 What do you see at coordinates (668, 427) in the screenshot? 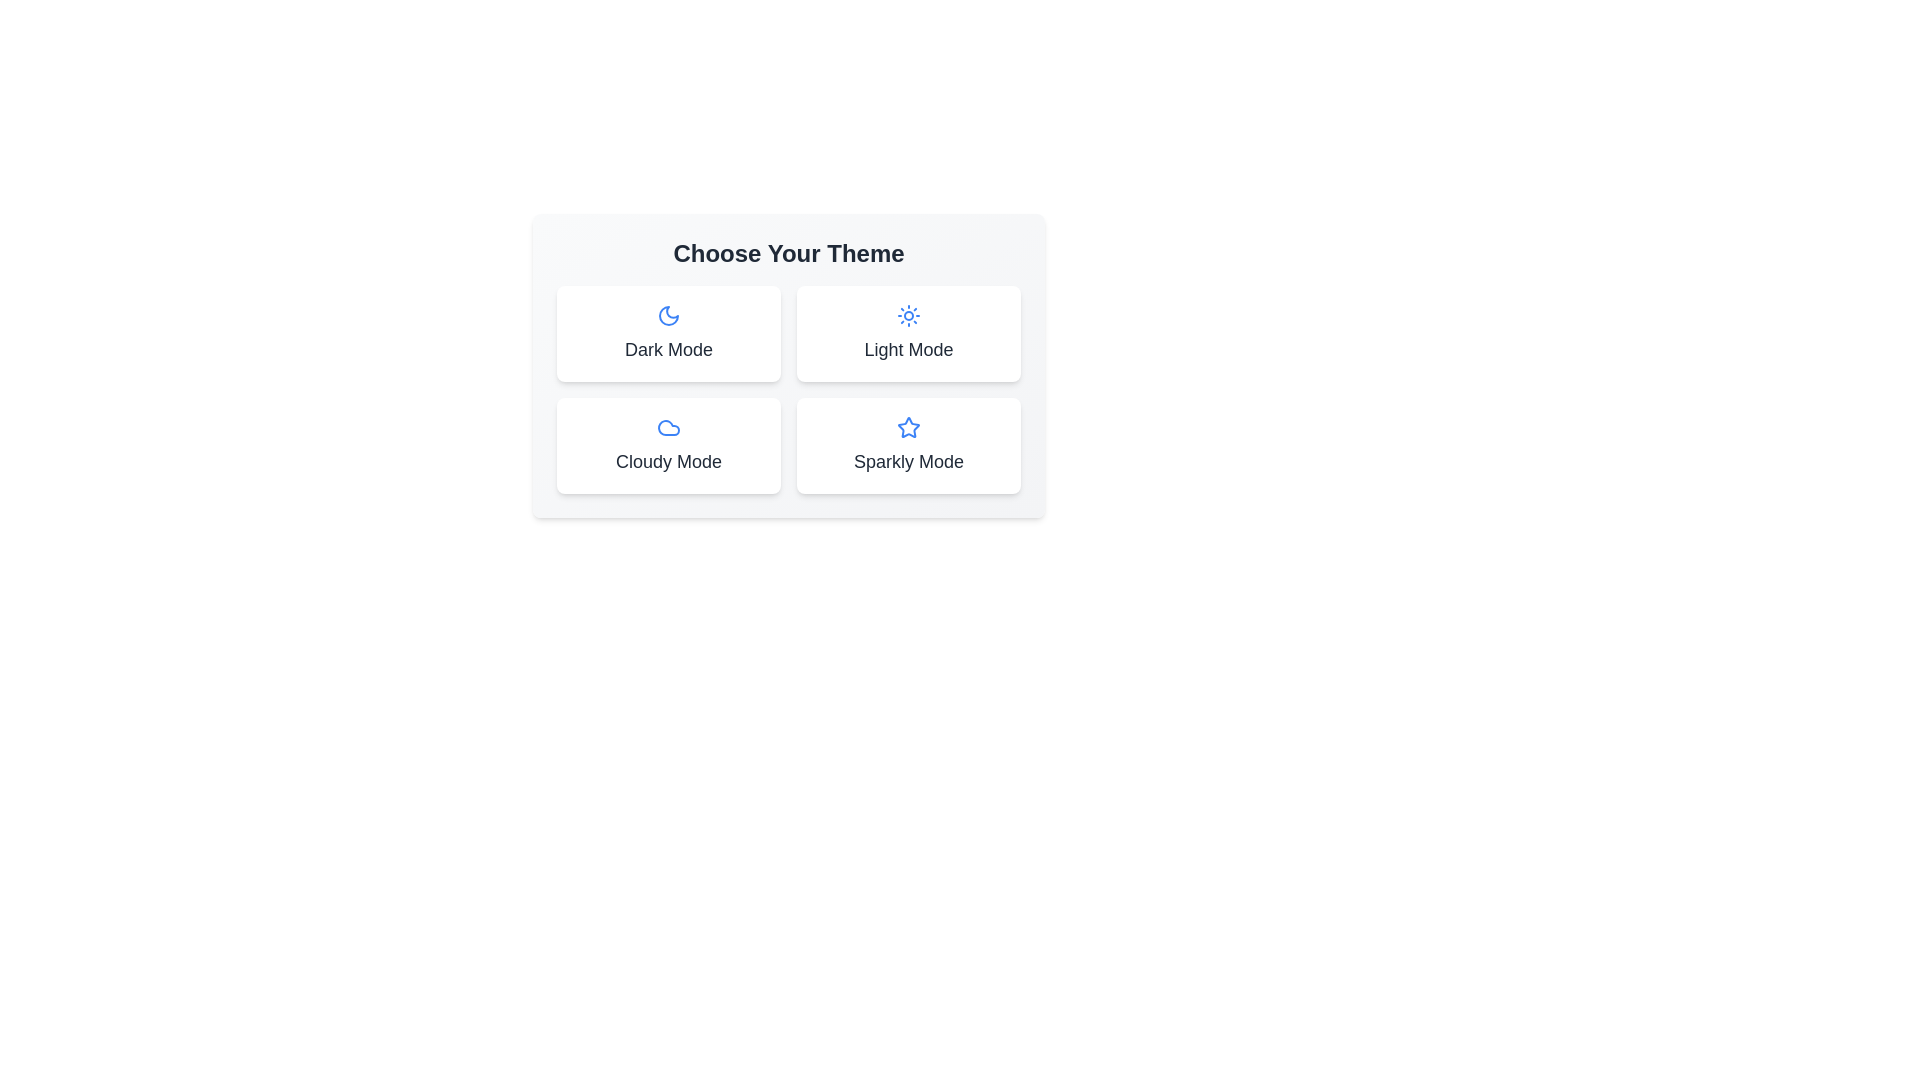
I see `the Cloudy Mode icon, which is a visual indicator located near the top of the Cloudy Mode button in the theme selection grid` at bounding box center [668, 427].